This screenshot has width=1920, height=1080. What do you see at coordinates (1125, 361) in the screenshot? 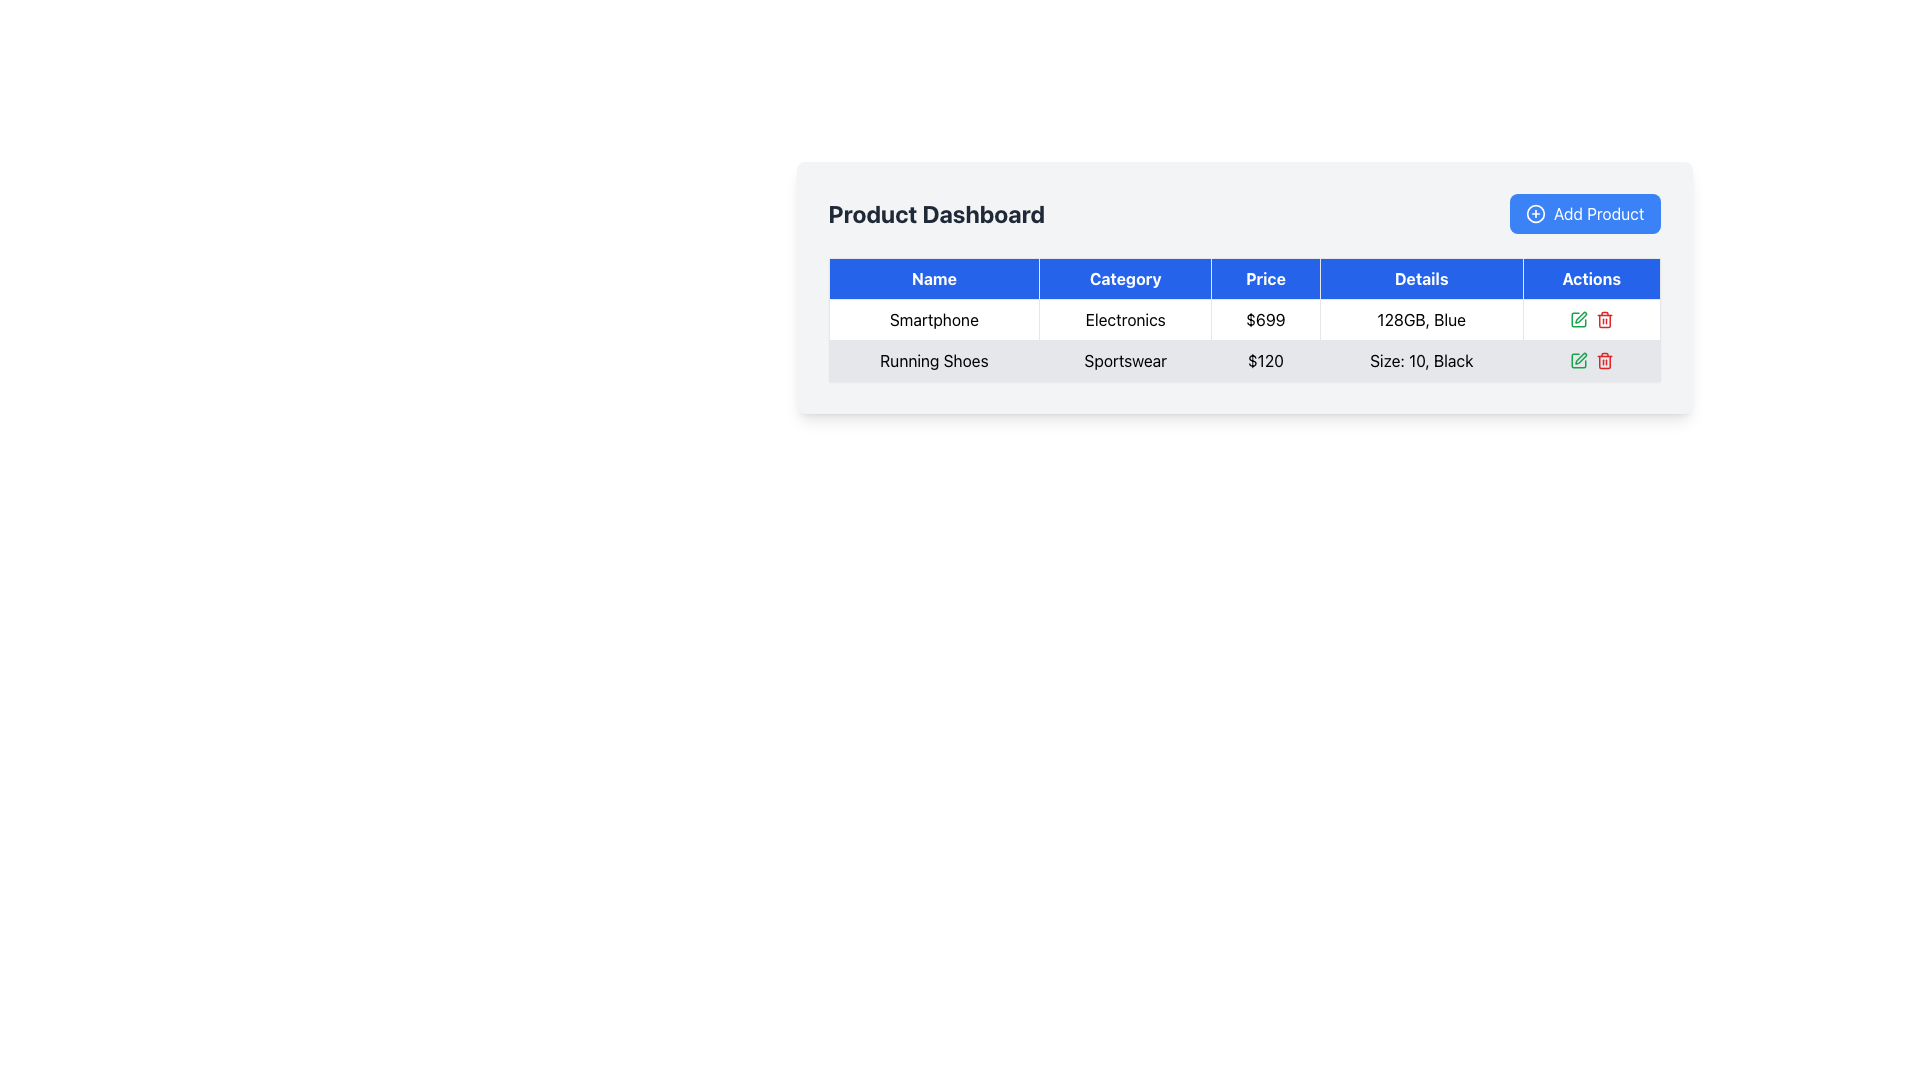
I see `the static text element displaying 'Sportswear', located in the 'Category' column of the table, specifically in the row for 'Running Shoes'` at bounding box center [1125, 361].